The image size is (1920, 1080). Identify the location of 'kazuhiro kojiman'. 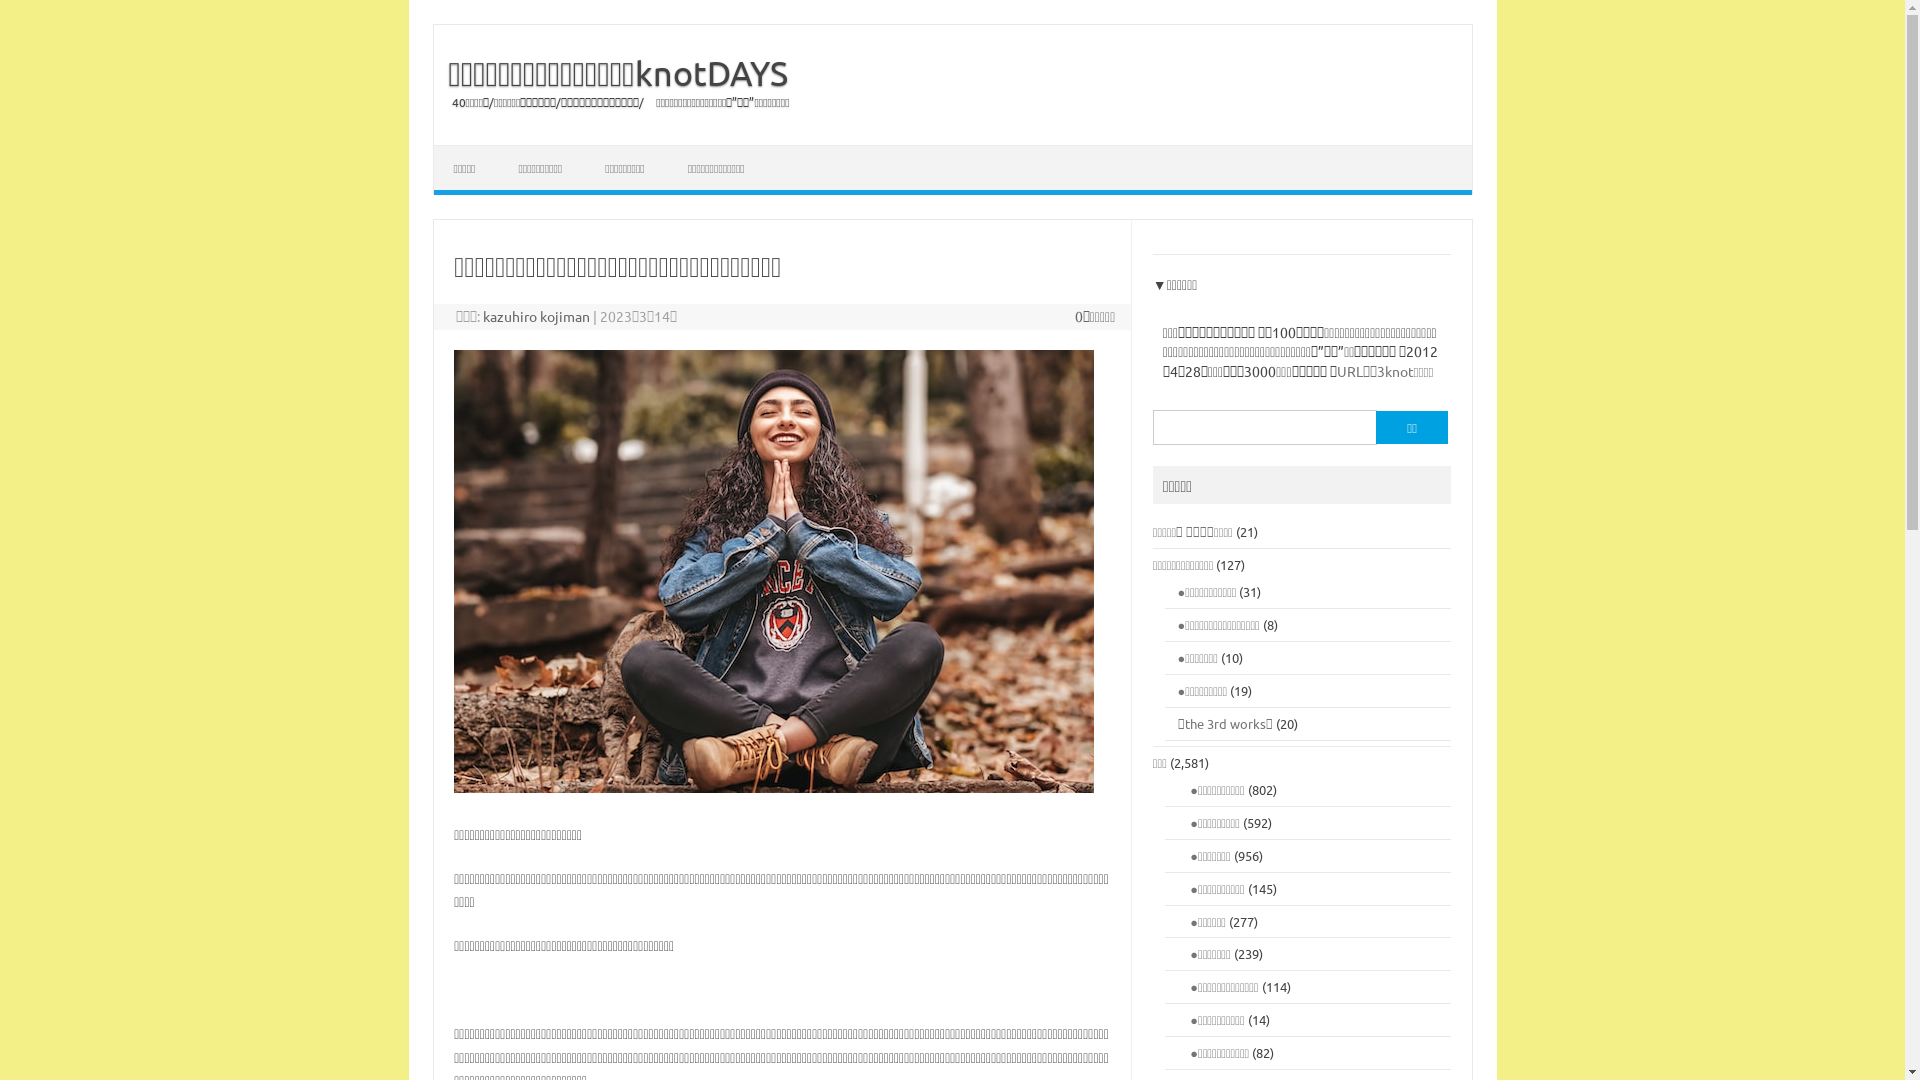
(536, 315).